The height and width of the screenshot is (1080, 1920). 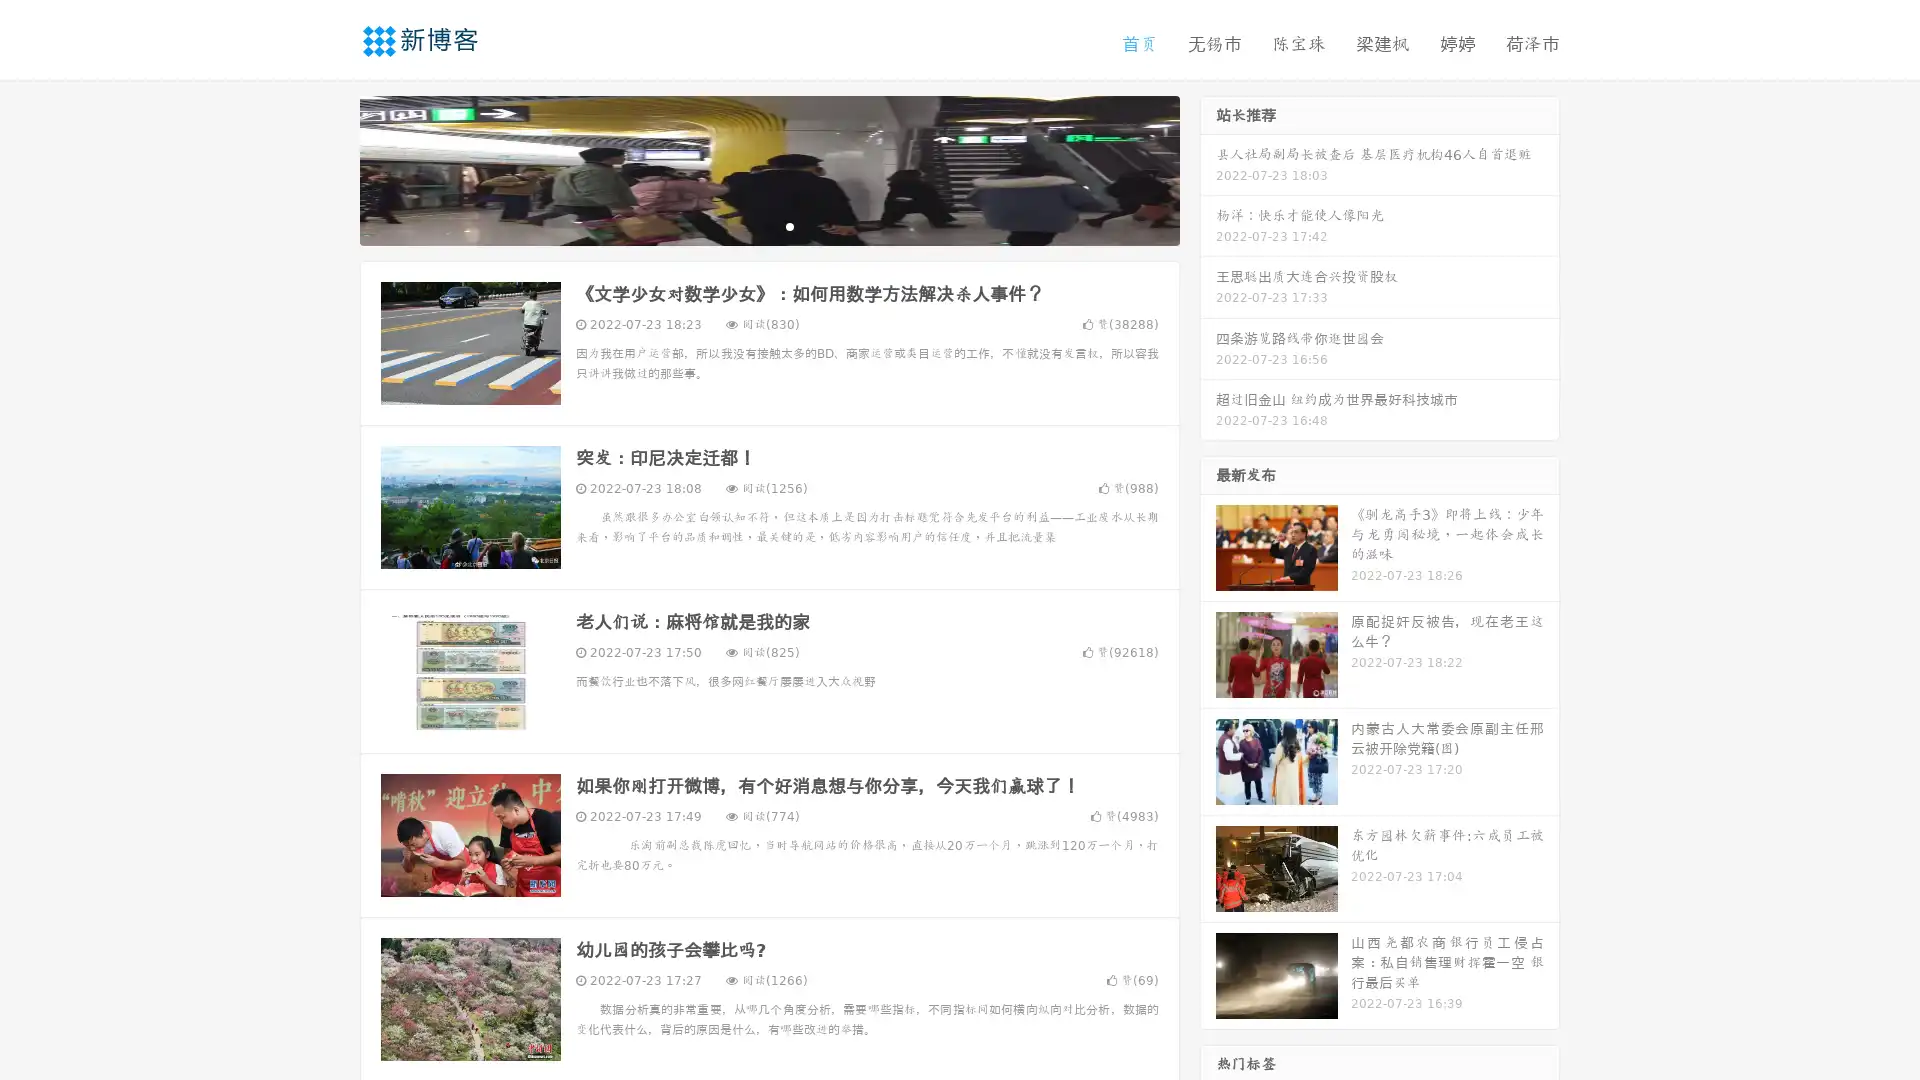 I want to click on Go to slide 3, so click(x=789, y=225).